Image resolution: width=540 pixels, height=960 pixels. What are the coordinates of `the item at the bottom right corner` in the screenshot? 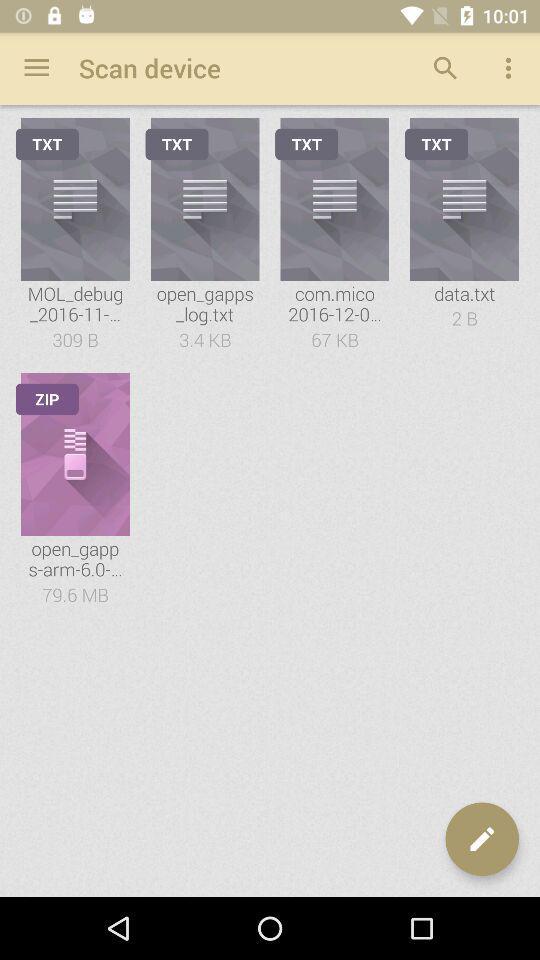 It's located at (481, 839).